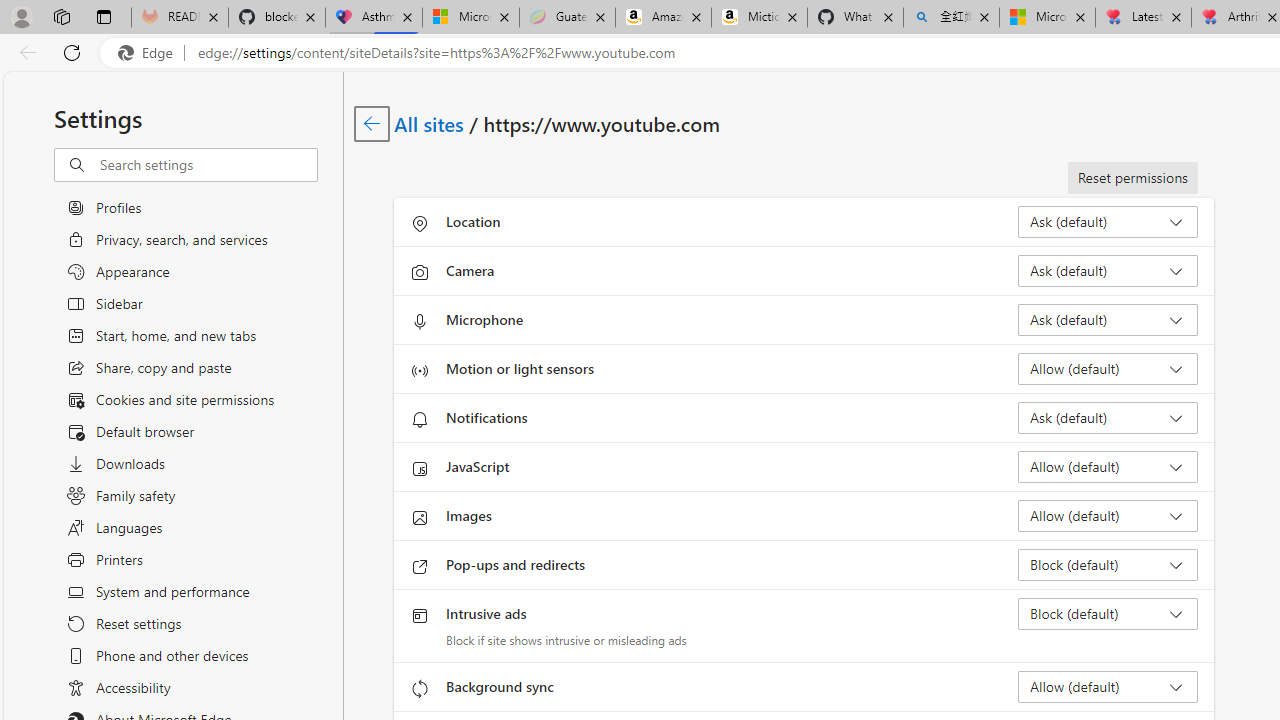  Describe the element at coordinates (1132, 176) in the screenshot. I see `'Reset permissions'` at that location.